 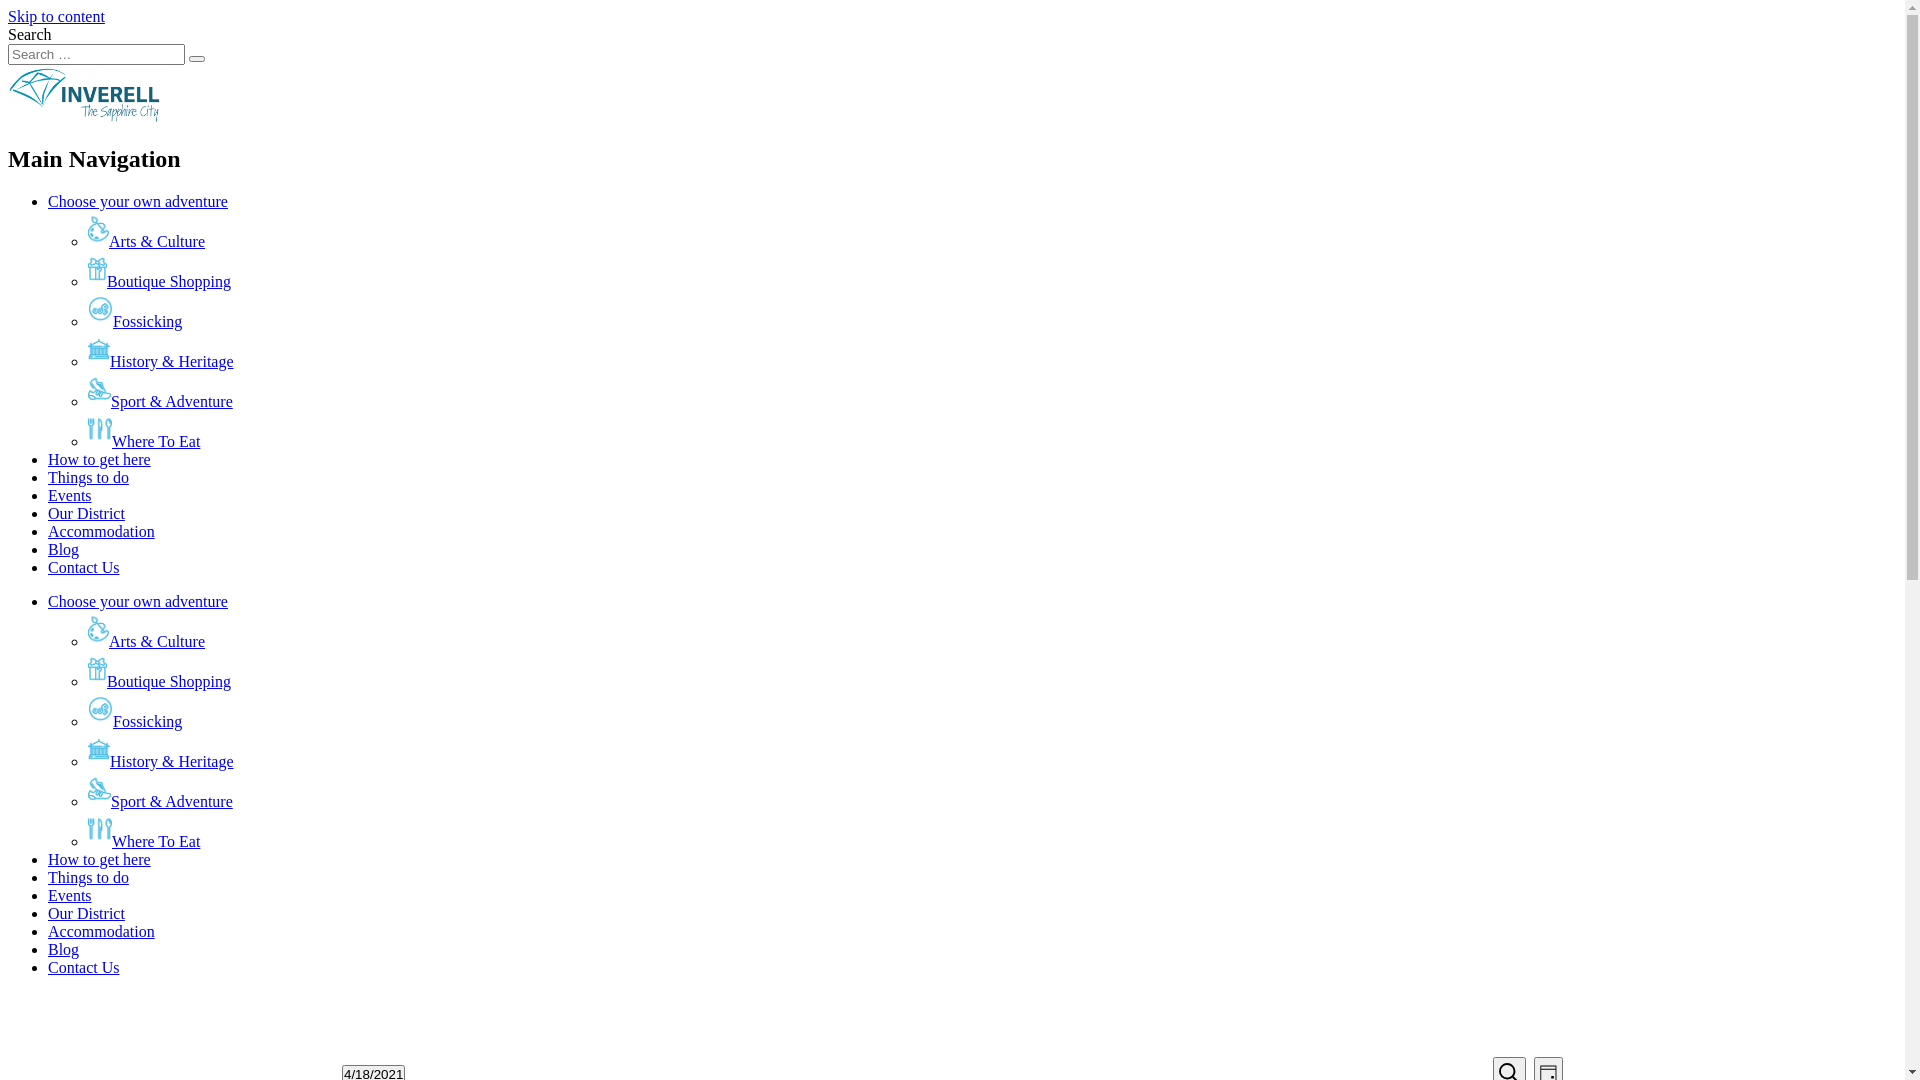 What do you see at coordinates (160, 401) in the screenshot?
I see `'Sport & Adventure'` at bounding box center [160, 401].